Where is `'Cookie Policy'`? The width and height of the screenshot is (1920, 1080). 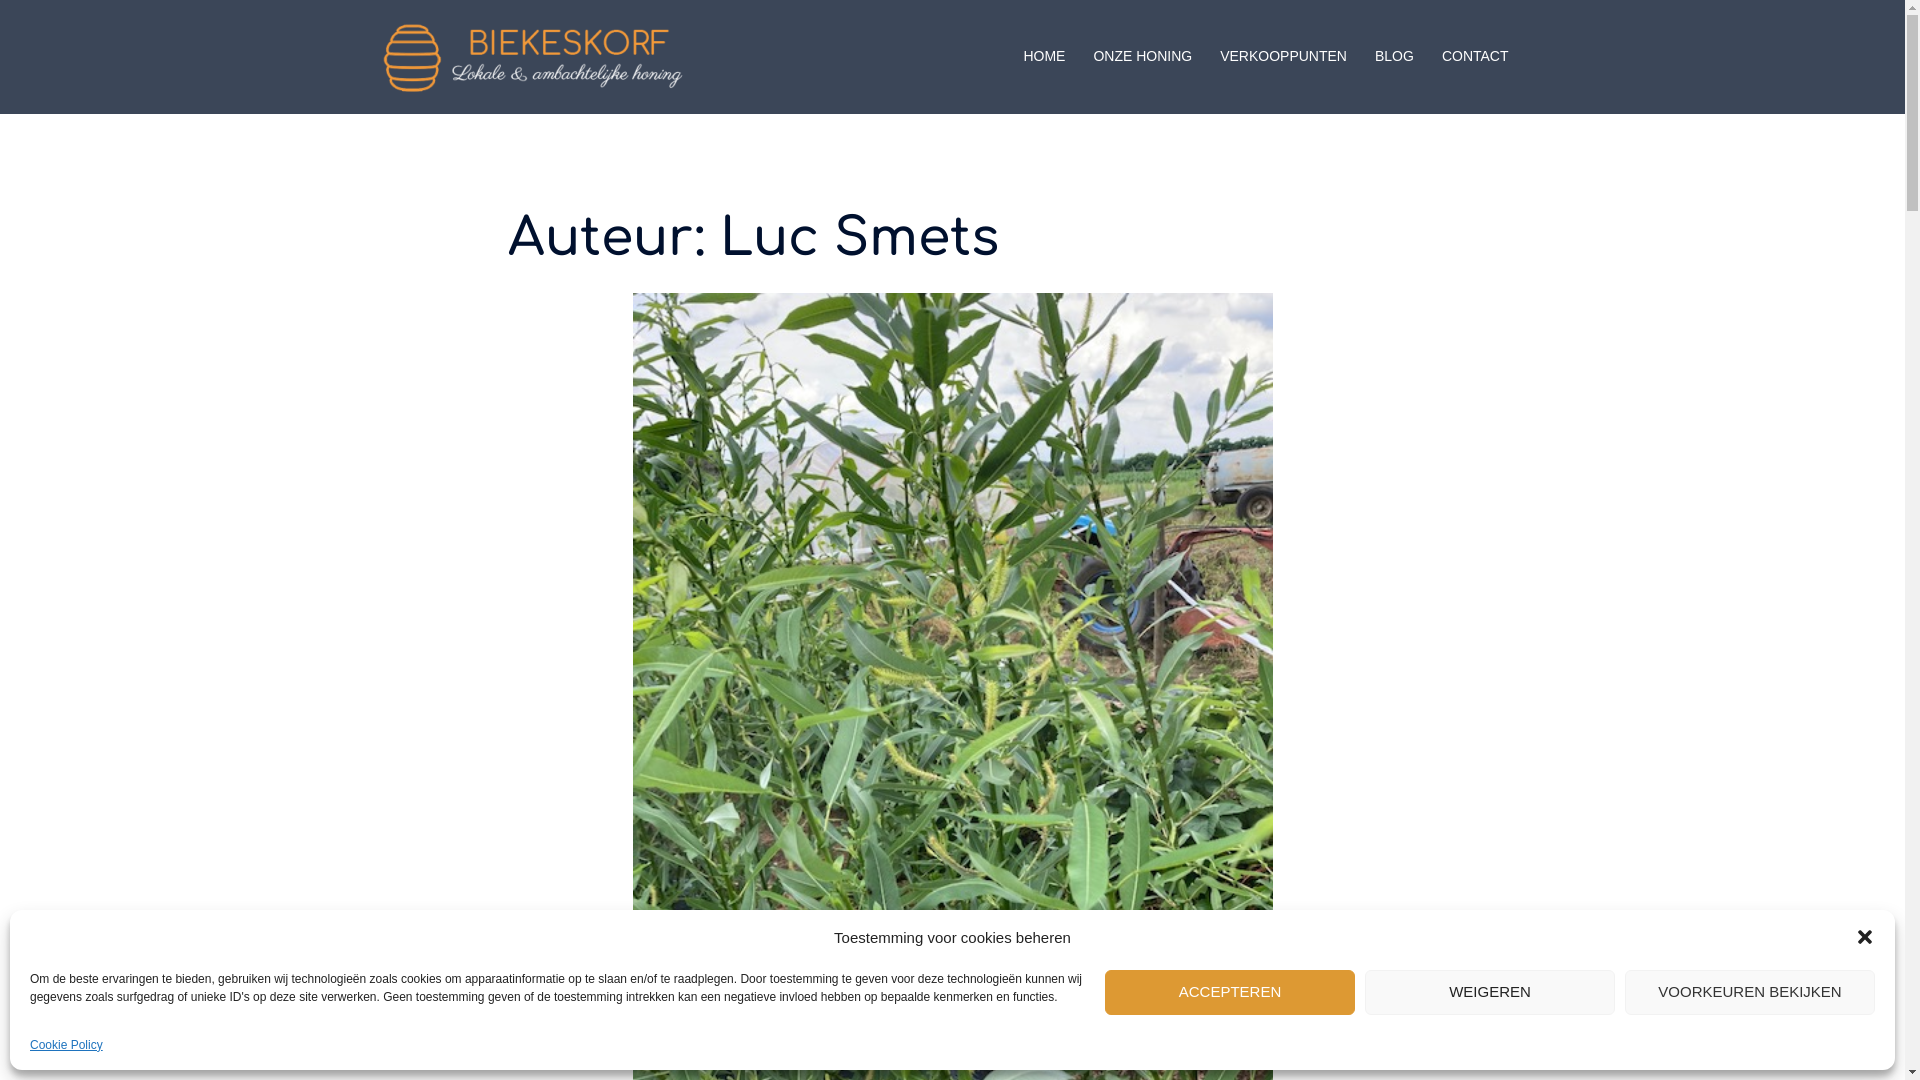 'Cookie Policy' is located at coordinates (66, 1044).